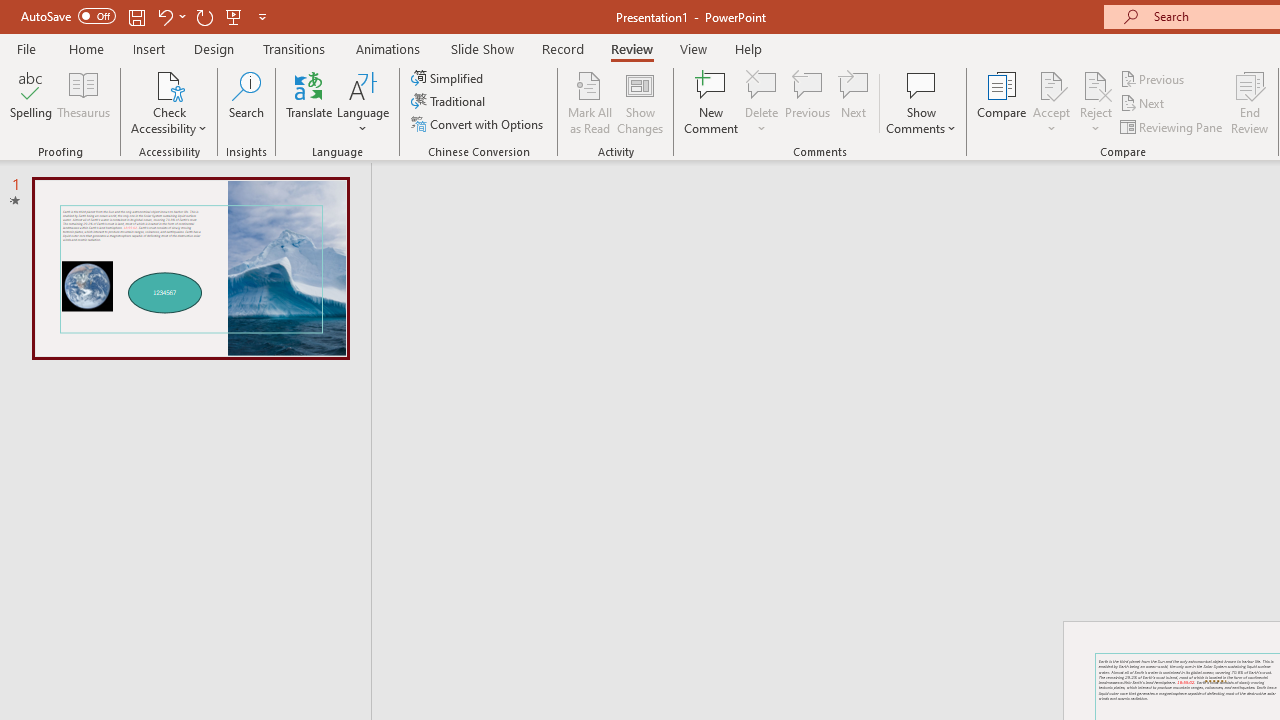 Image resolution: width=1280 pixels, height=720 pixels. What do you see at coordinates (85, 48) in the screenshot?
I see `'Home'` at bounding box center [85, 48].